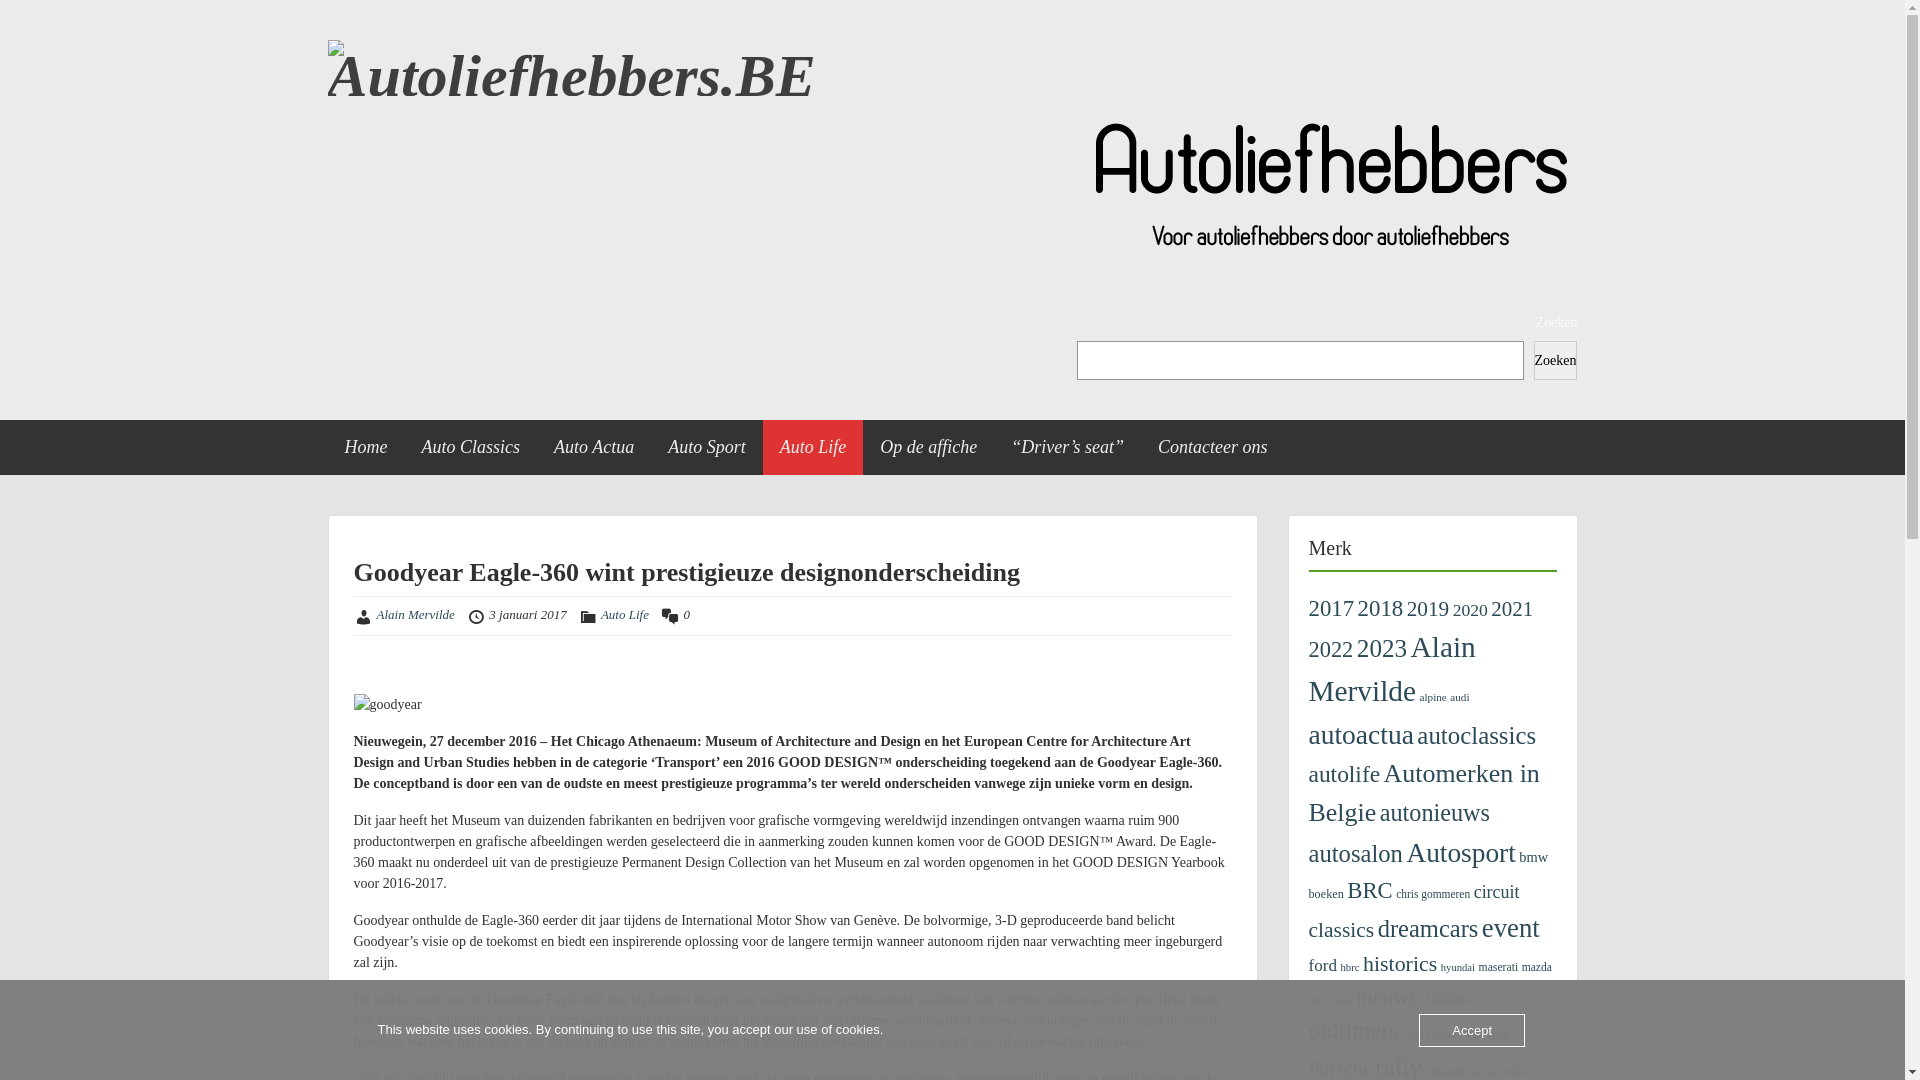 Image resolution: width=1920 pixels, height=1080 pixels. I want to click on 'autonieuws', so click(1434, 812).